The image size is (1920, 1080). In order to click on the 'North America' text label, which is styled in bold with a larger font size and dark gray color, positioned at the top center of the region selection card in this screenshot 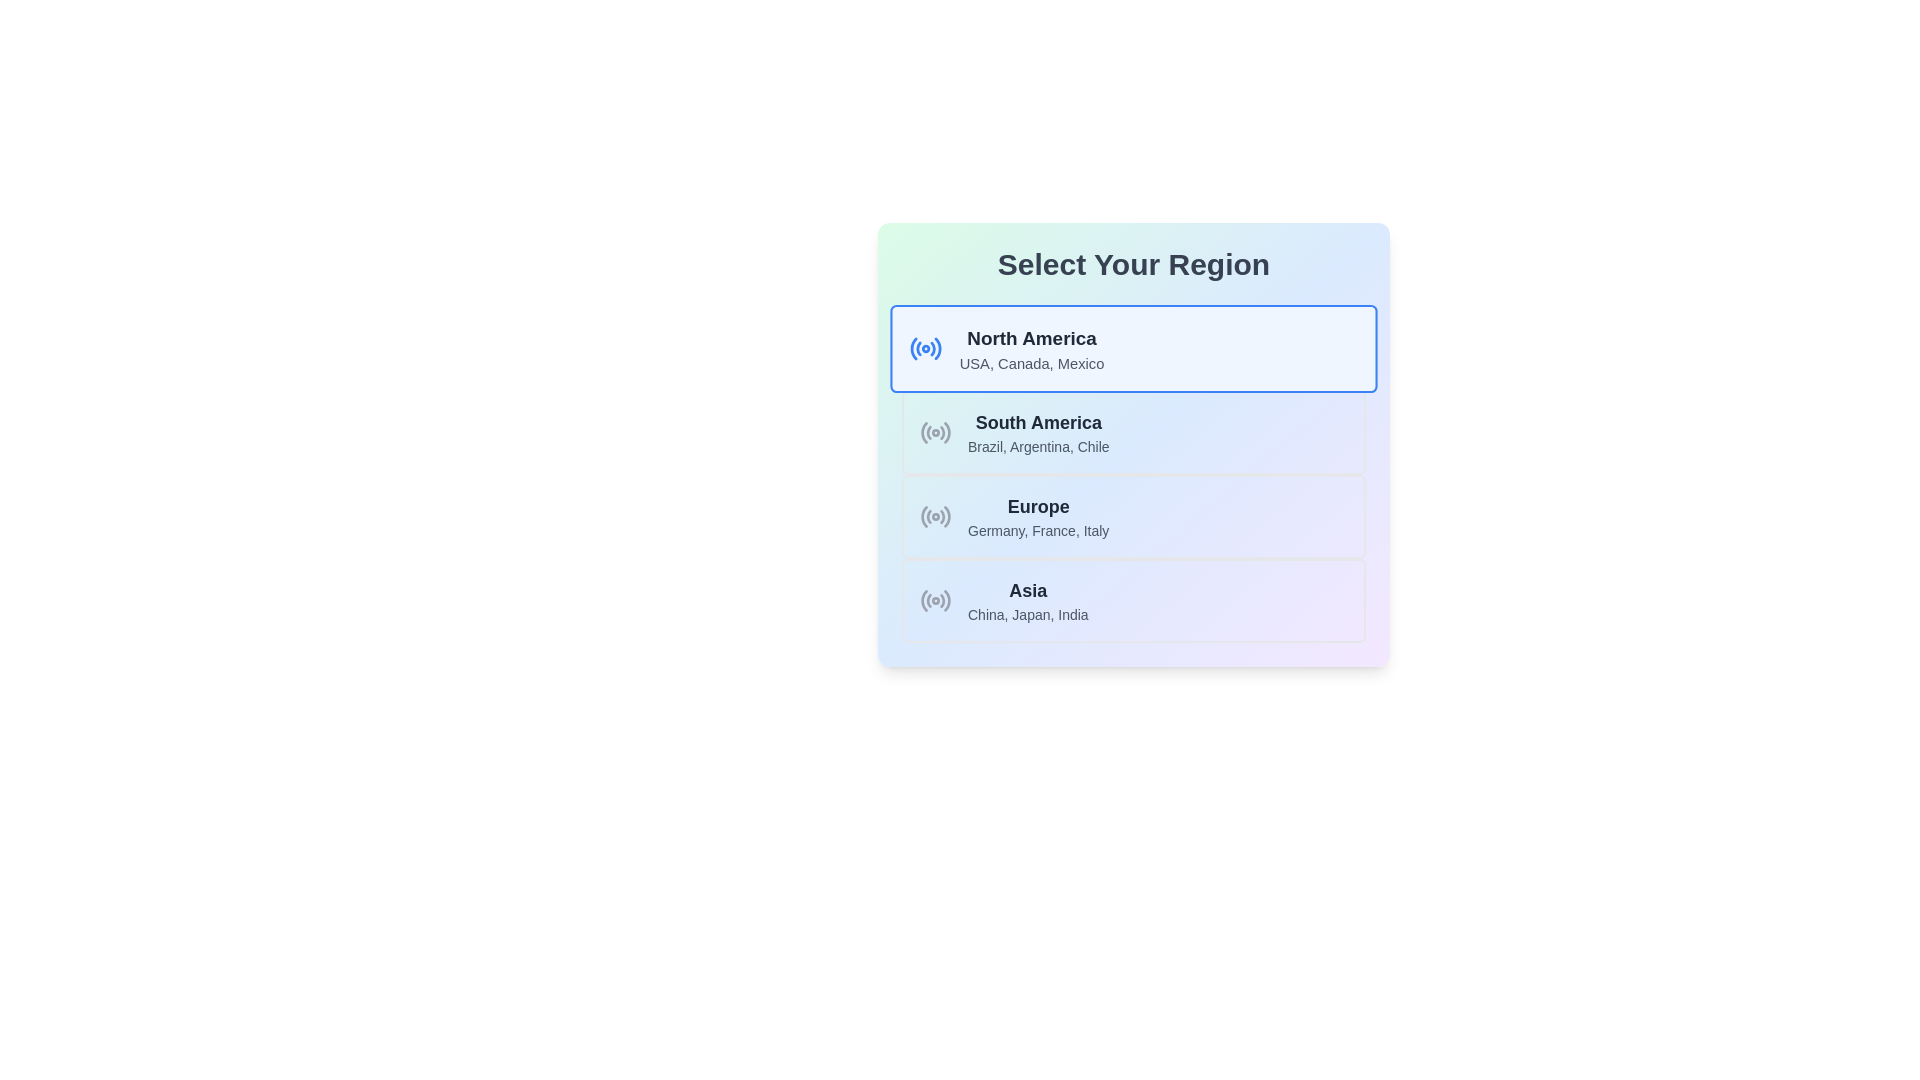, I will do `click(1032, 337)`.